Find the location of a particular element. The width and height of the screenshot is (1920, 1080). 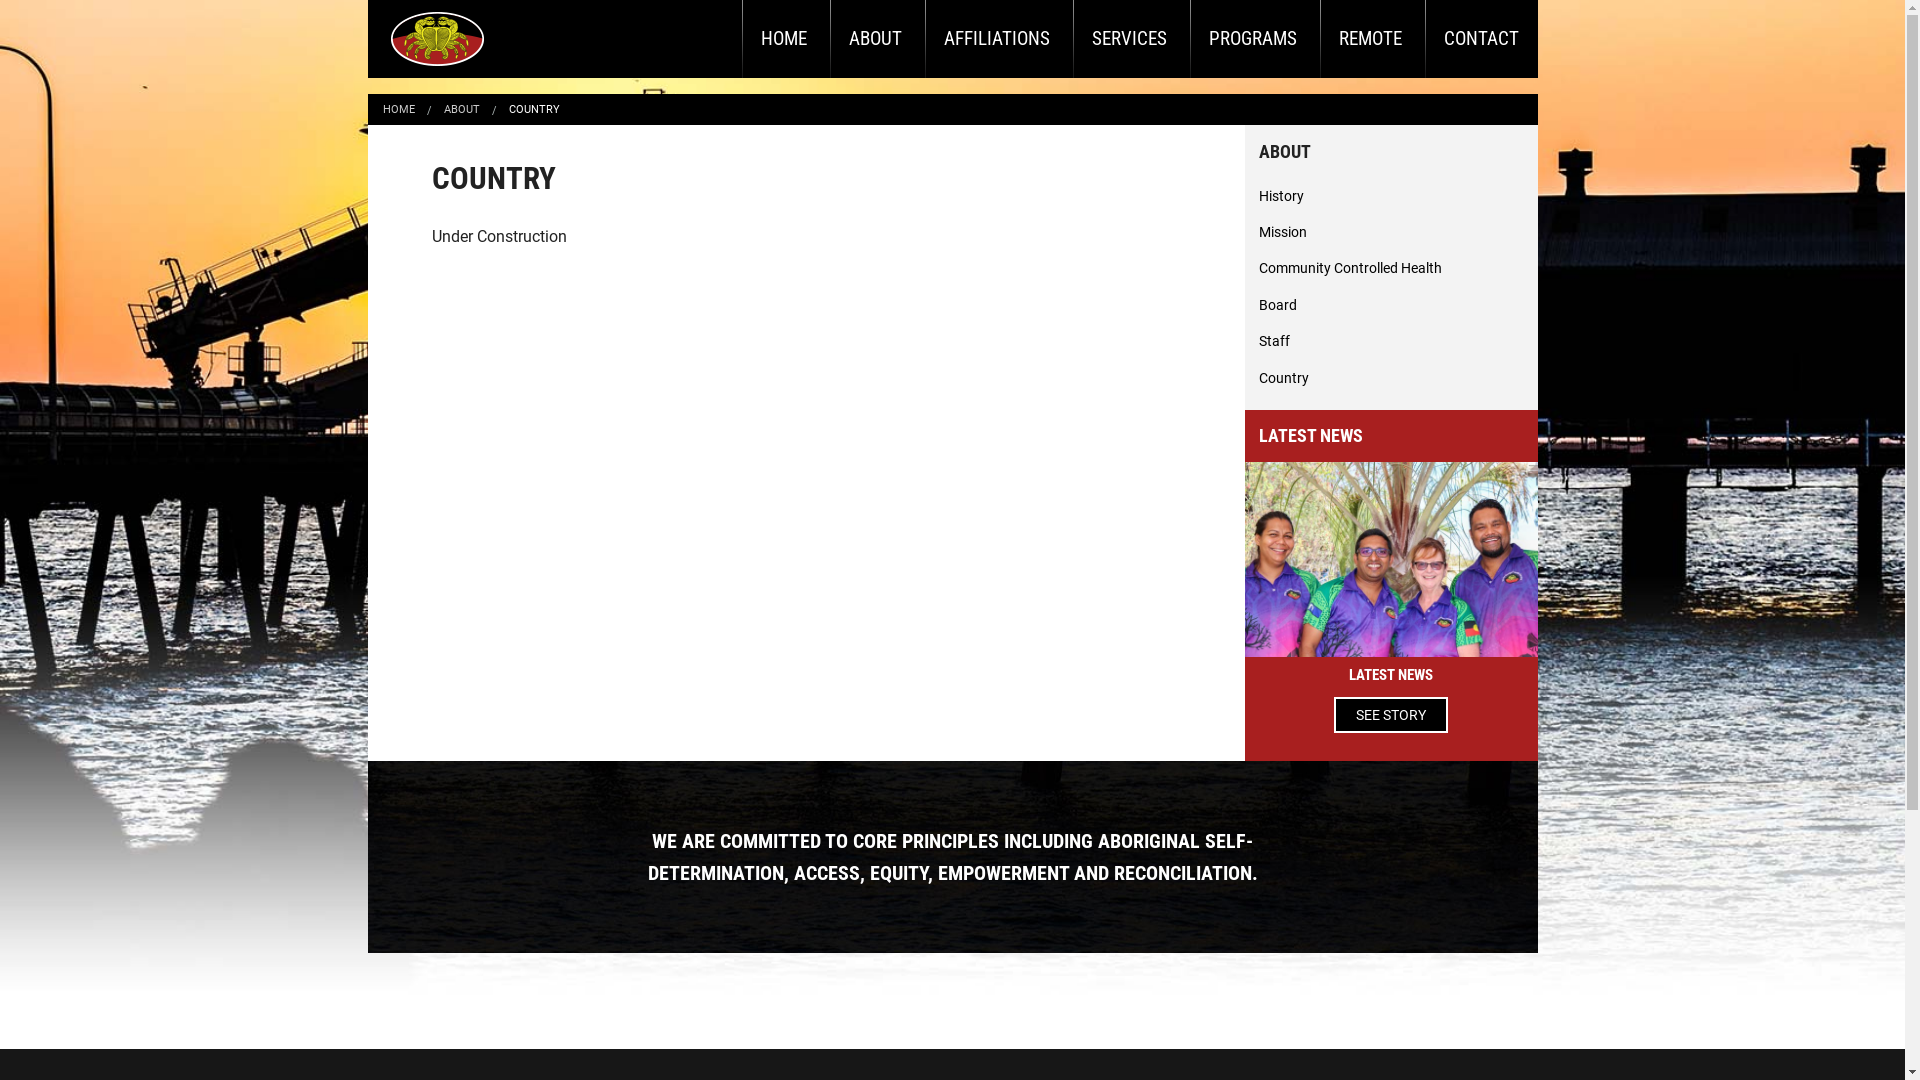

'Community Controlled Health' is located at coordinates (1390, 266).